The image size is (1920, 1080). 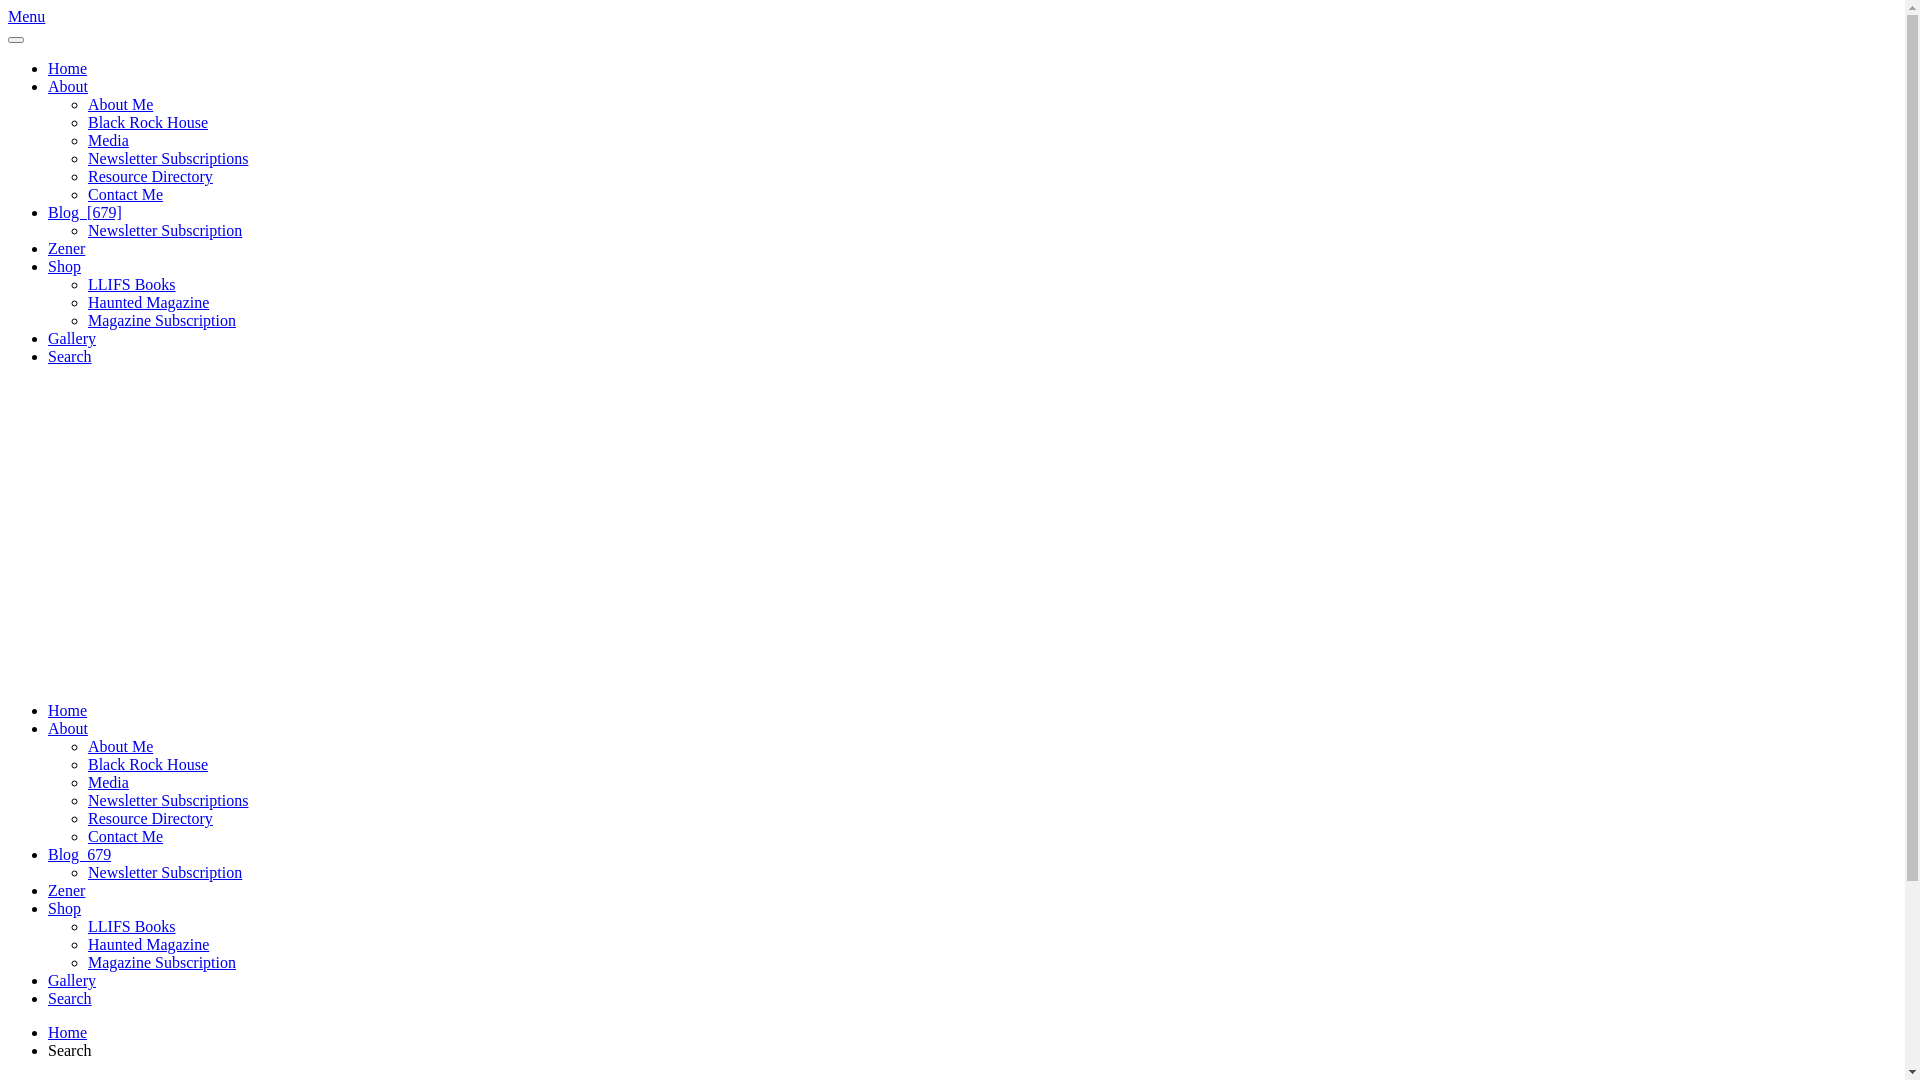 What do you see at coordinates (168, 799) in the screenshot?
I see `'Newsletter Subscriptions'` at bounding box center [168, 799].